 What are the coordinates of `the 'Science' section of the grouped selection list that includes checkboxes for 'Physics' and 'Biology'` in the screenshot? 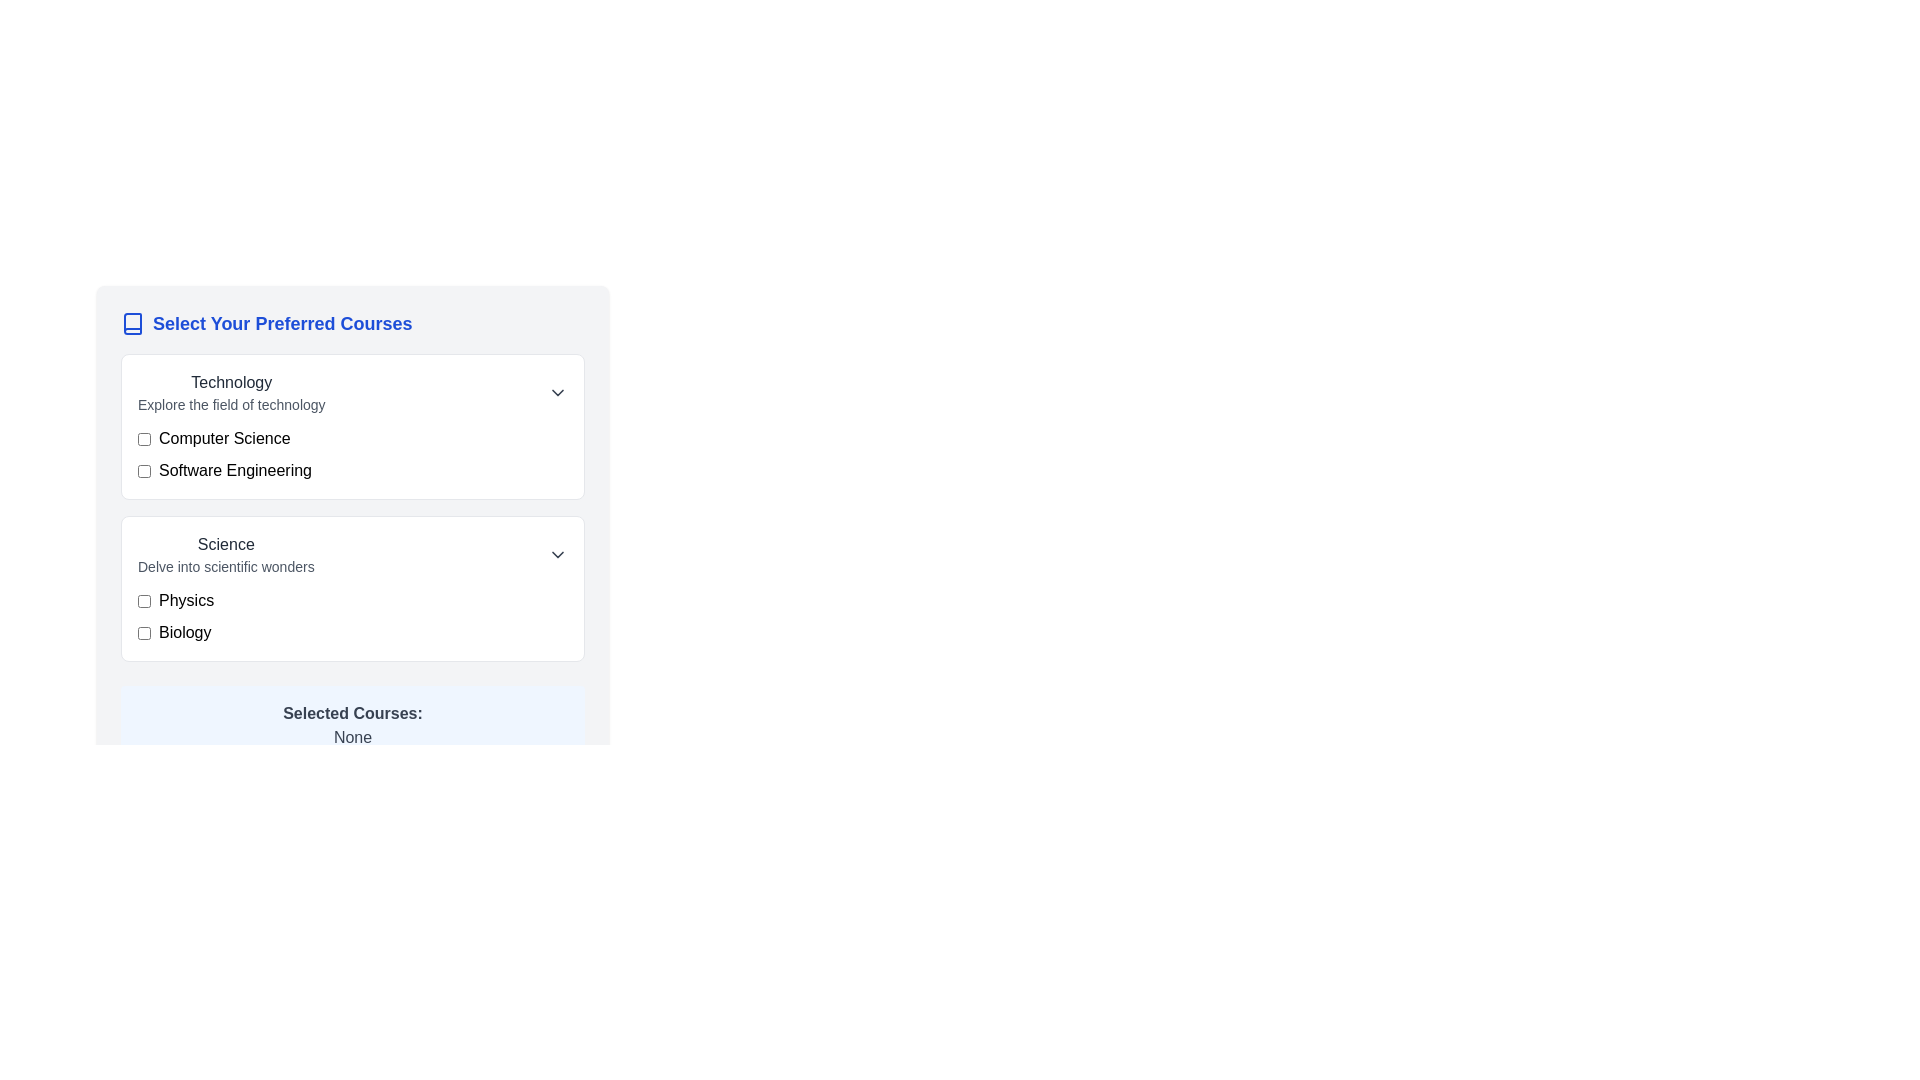 It's located at (353, 536).